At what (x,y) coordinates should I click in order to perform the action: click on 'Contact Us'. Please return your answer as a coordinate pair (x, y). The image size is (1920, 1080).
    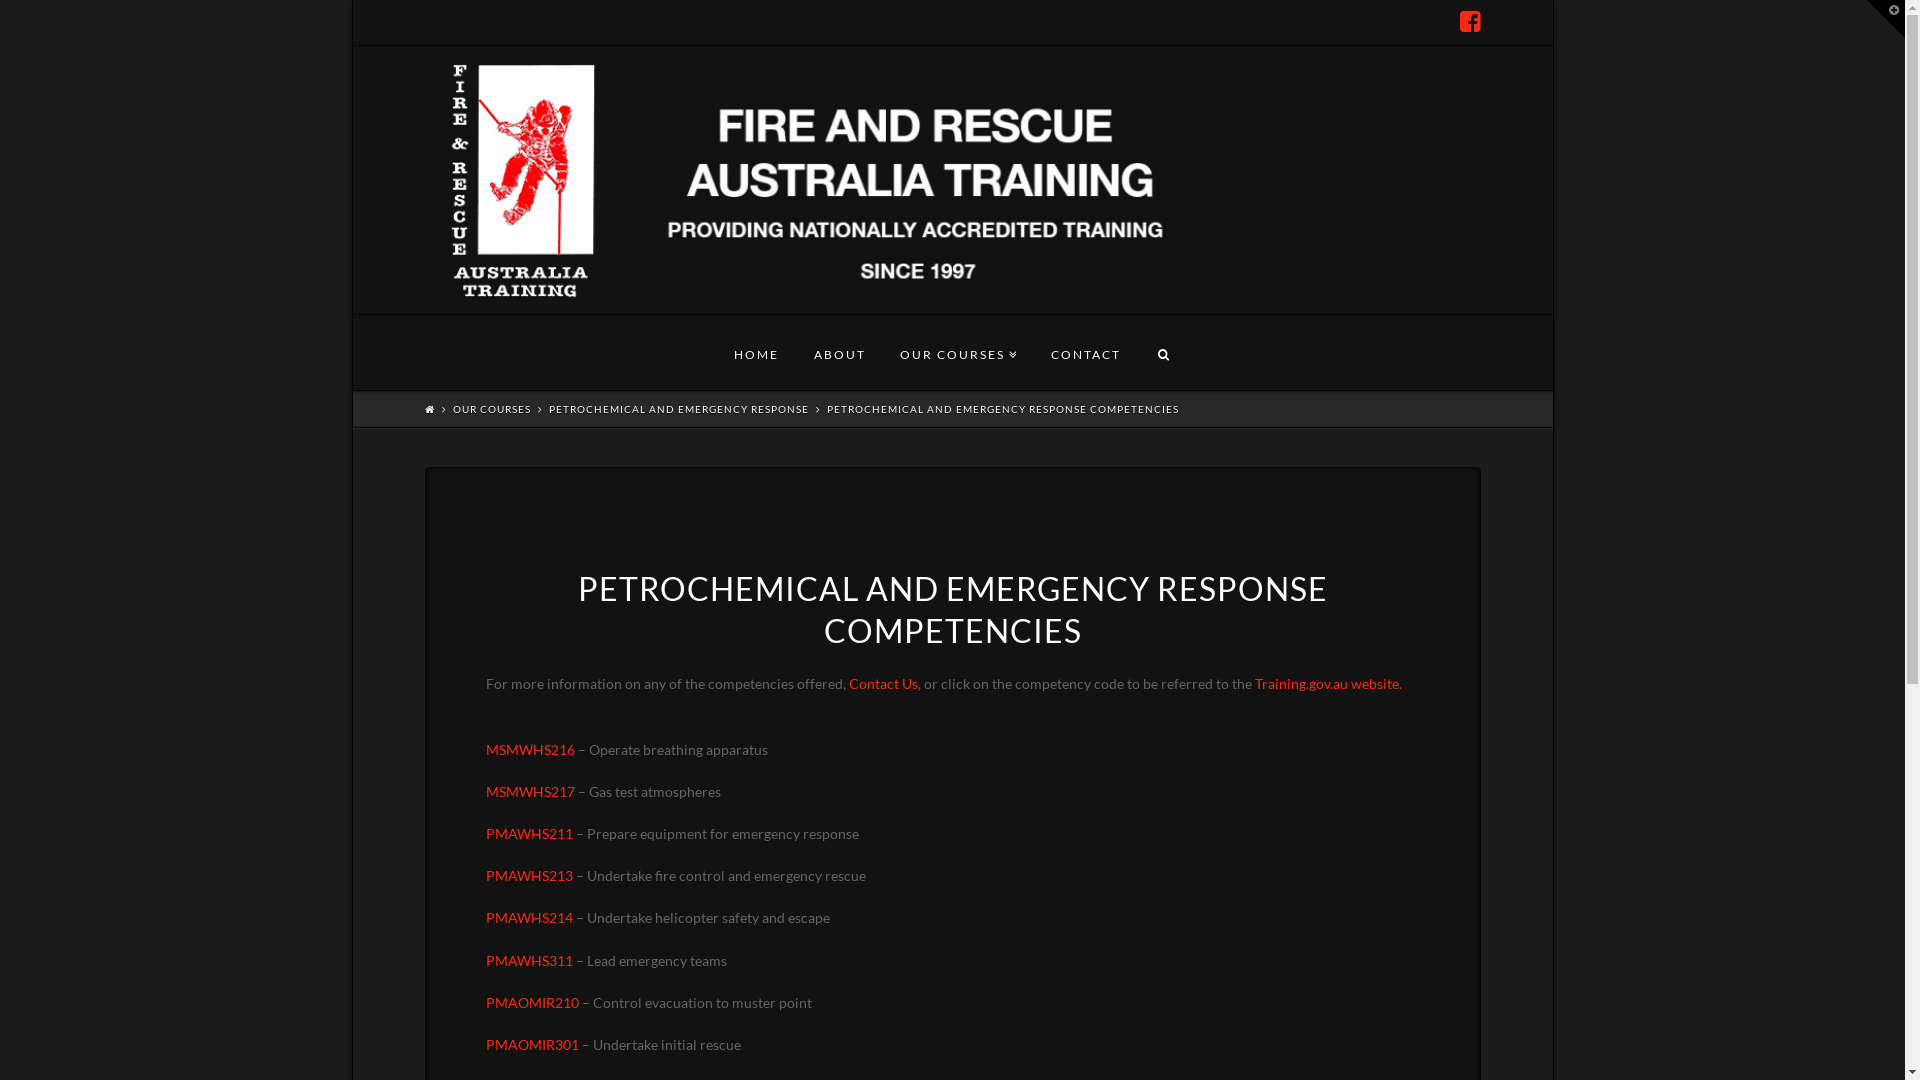
    Looking at the image, I should click on (848, 682).